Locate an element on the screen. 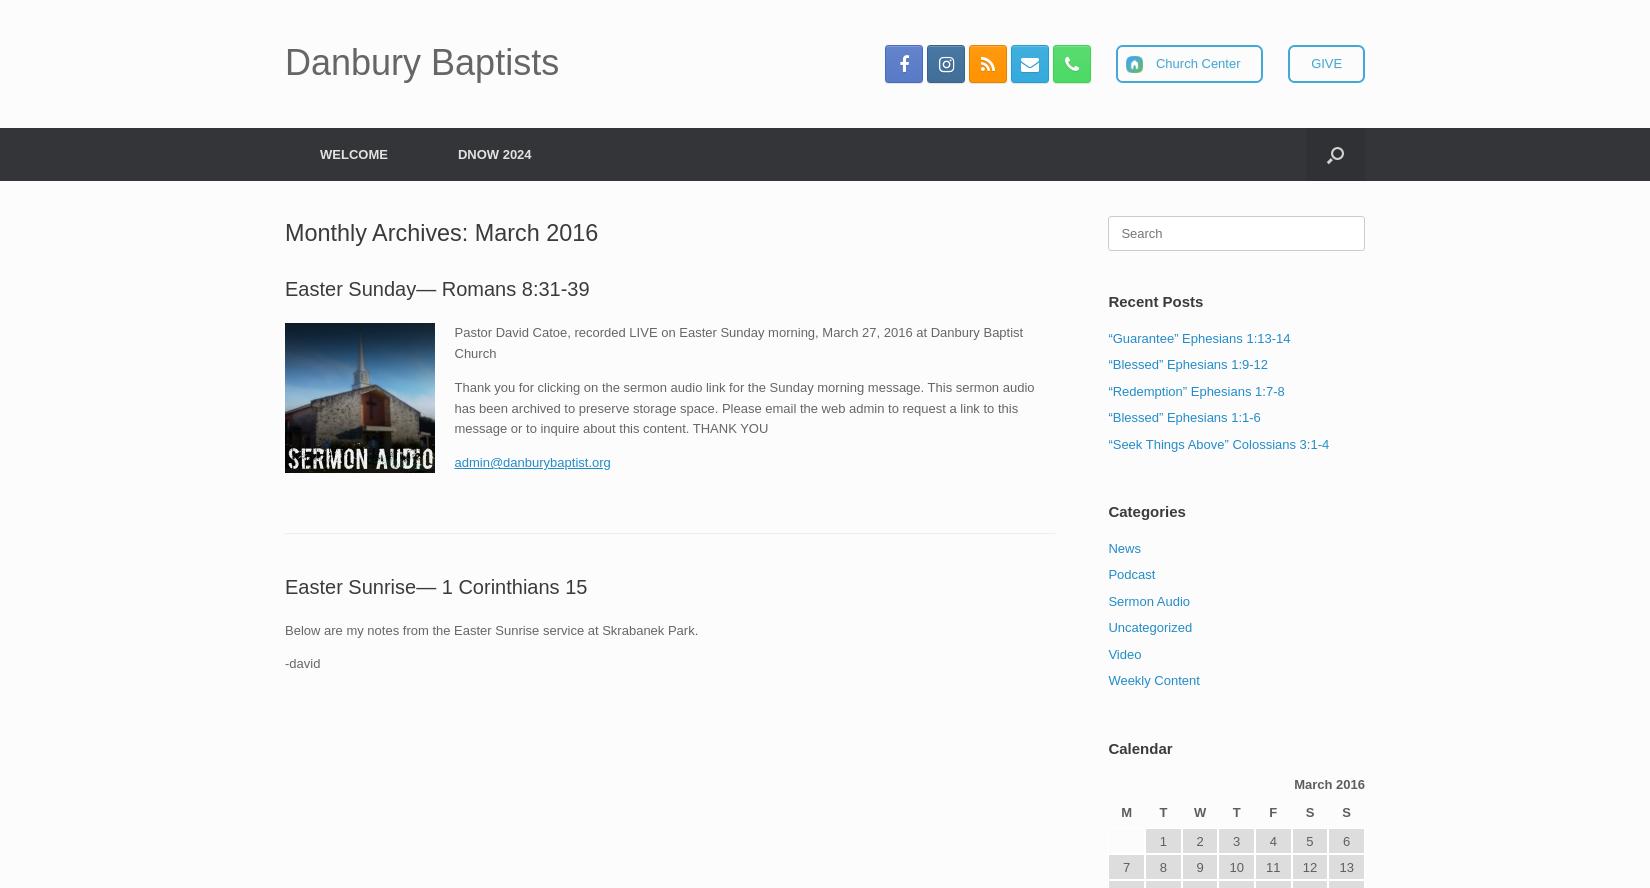  'Sunday School' is located at coordinates (550, 330).